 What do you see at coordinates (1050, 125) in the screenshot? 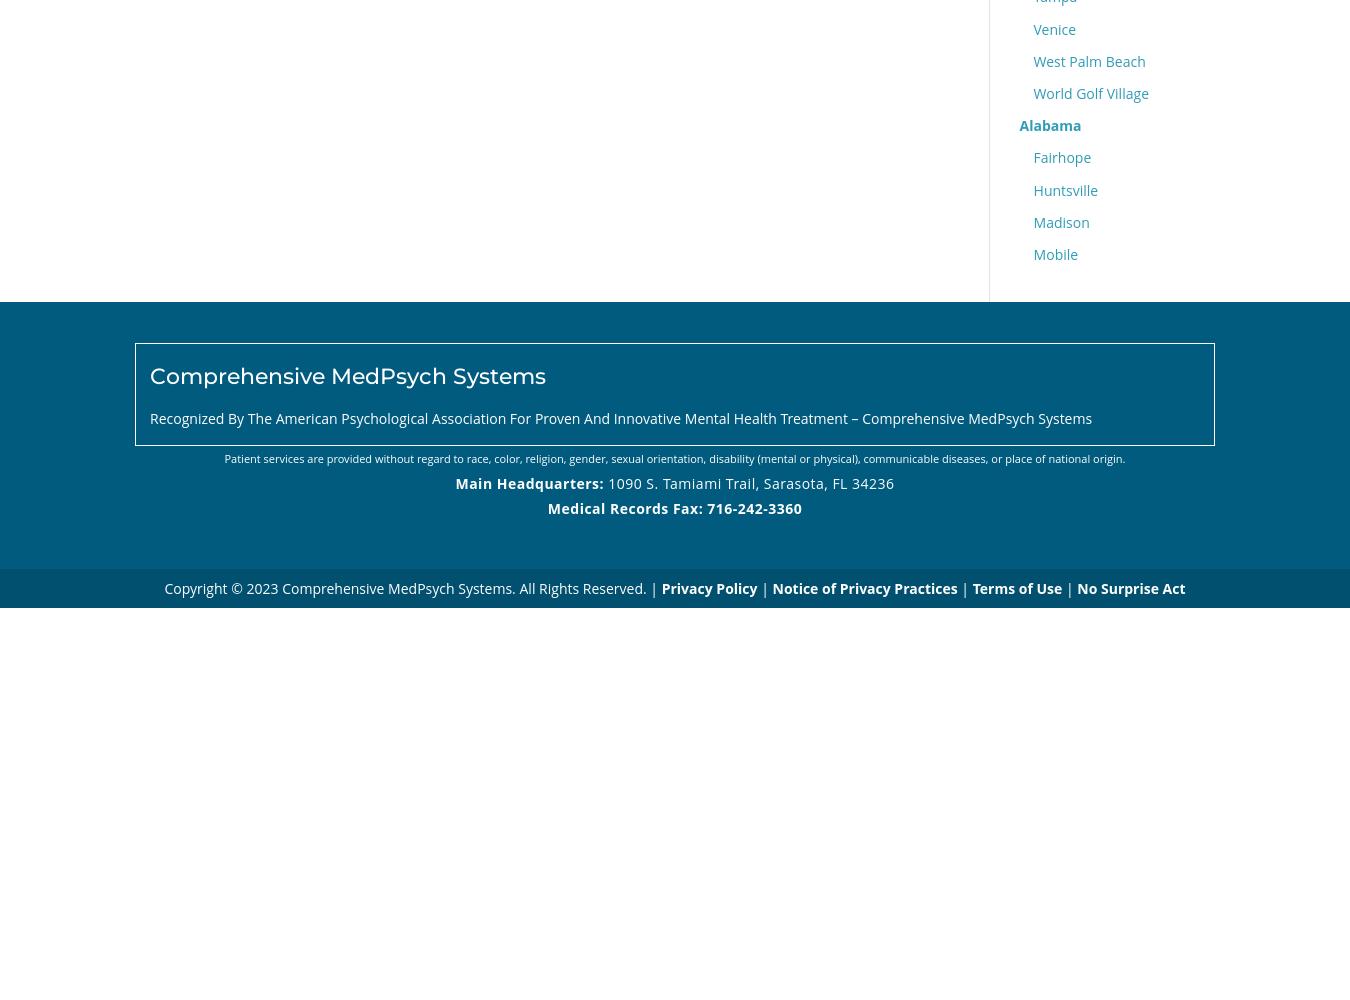
I see `'Alabama'` at bounding box center [1050, 125].